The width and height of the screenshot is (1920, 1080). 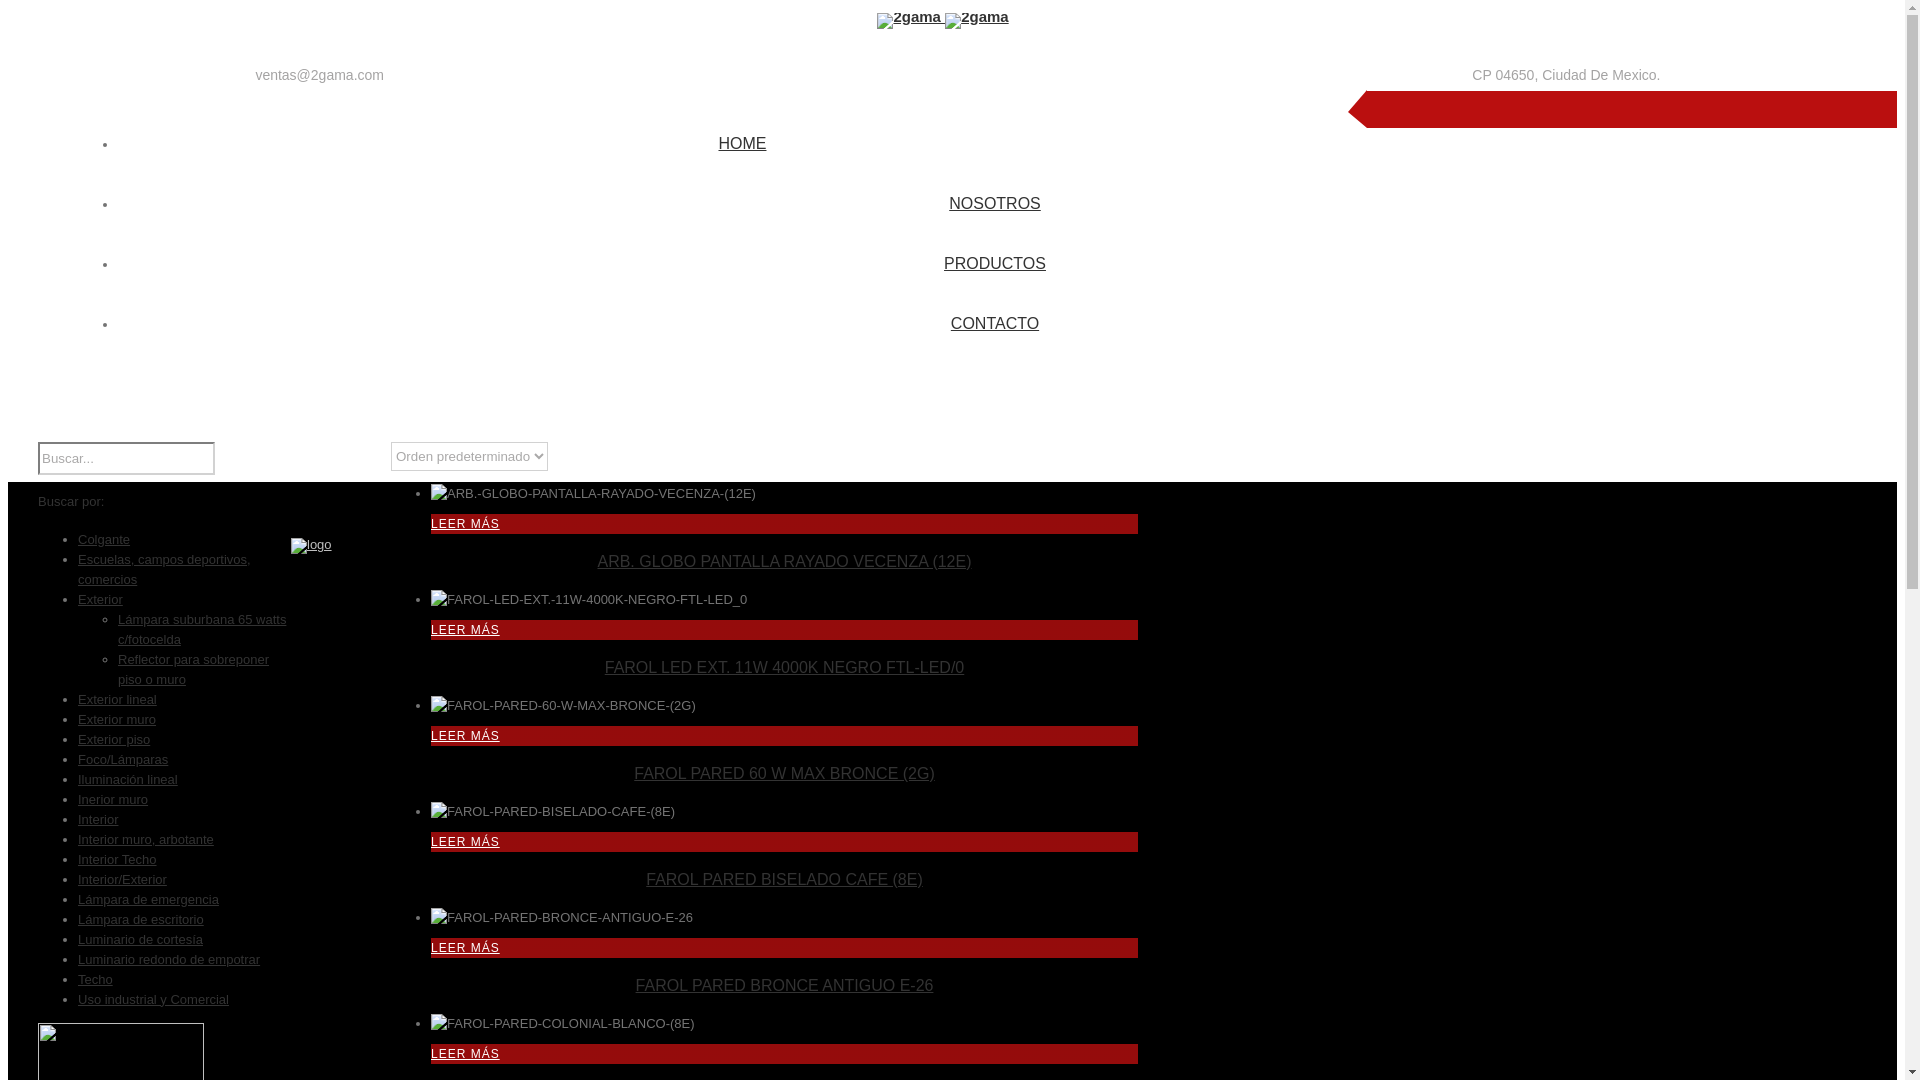 I want to click on 'Reflector para sobreponer piso o muro', so click(x=193, y=669).